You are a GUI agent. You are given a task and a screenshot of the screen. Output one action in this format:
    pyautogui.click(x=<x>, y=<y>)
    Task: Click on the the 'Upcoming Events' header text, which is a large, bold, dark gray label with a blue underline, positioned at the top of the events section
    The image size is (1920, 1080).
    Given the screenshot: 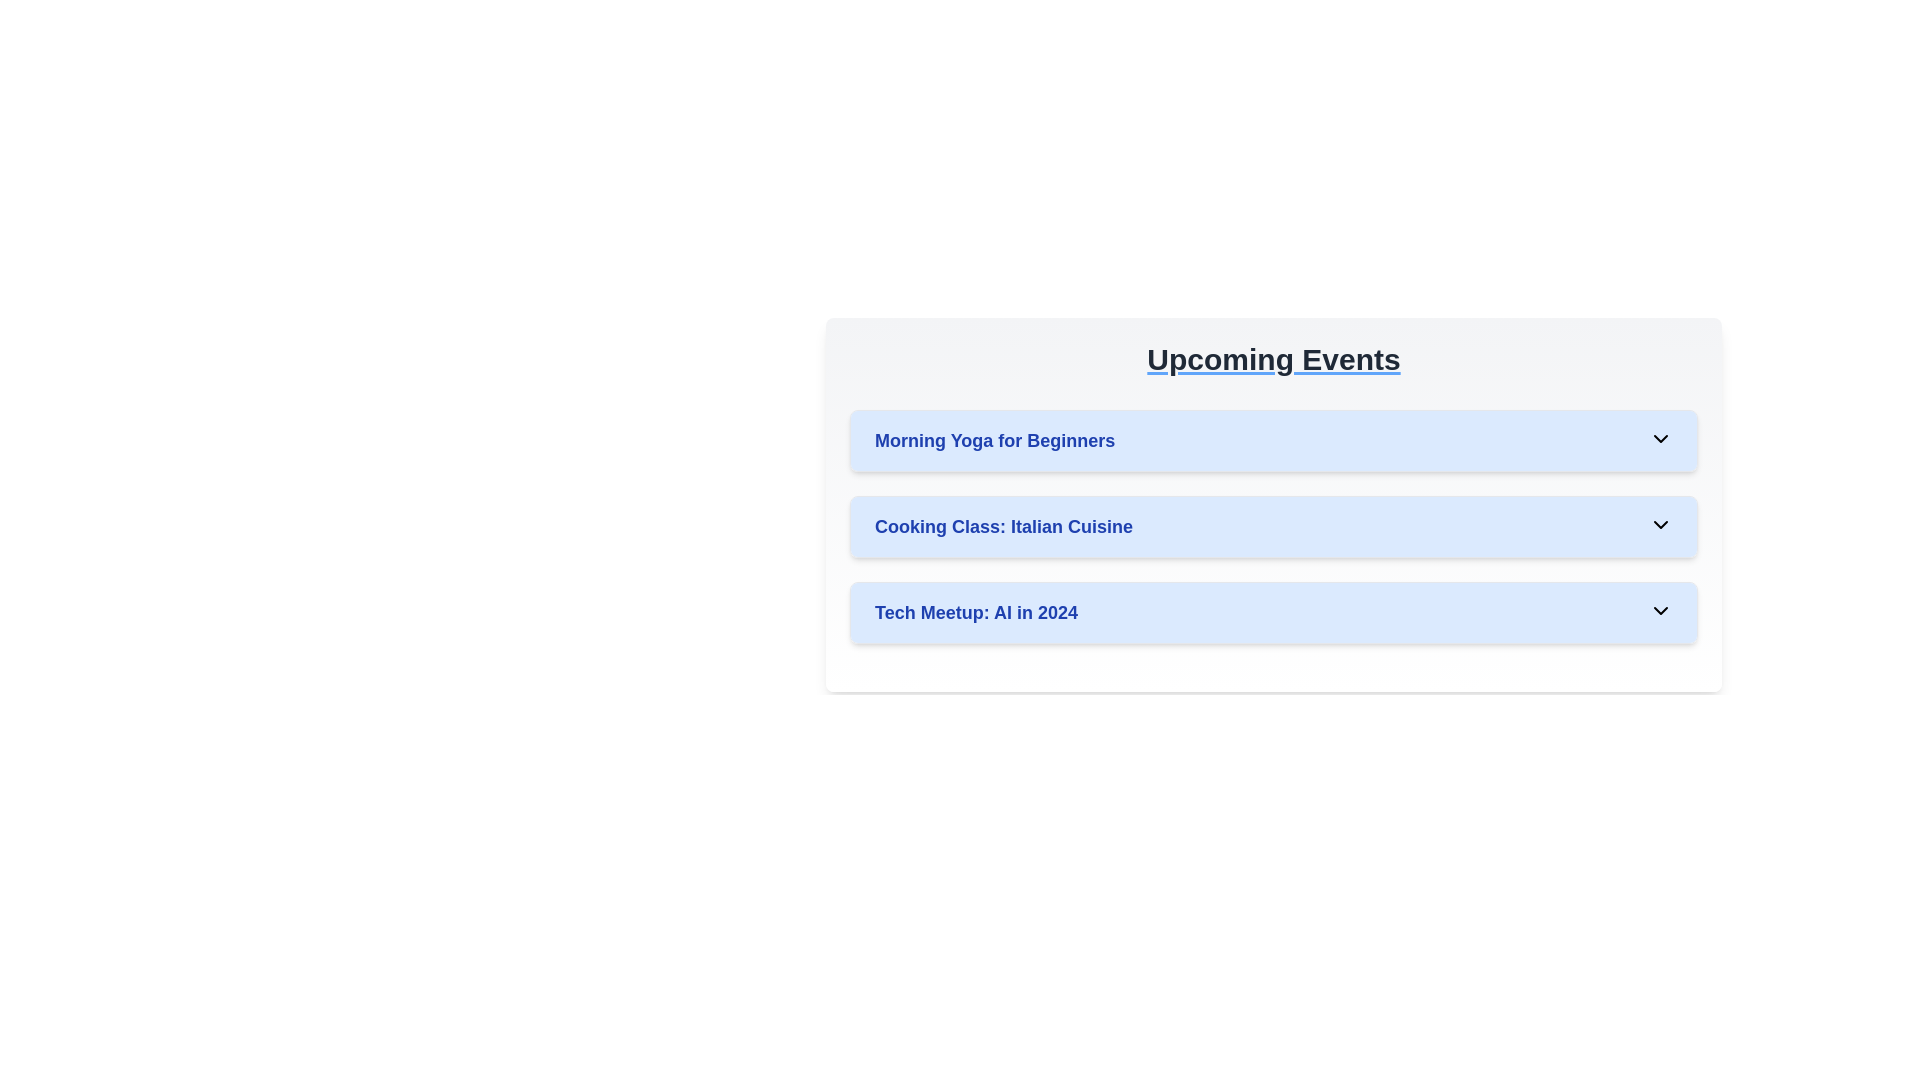 What is the action you would take?
    pyautogui.click(x=1272, y=358)
    